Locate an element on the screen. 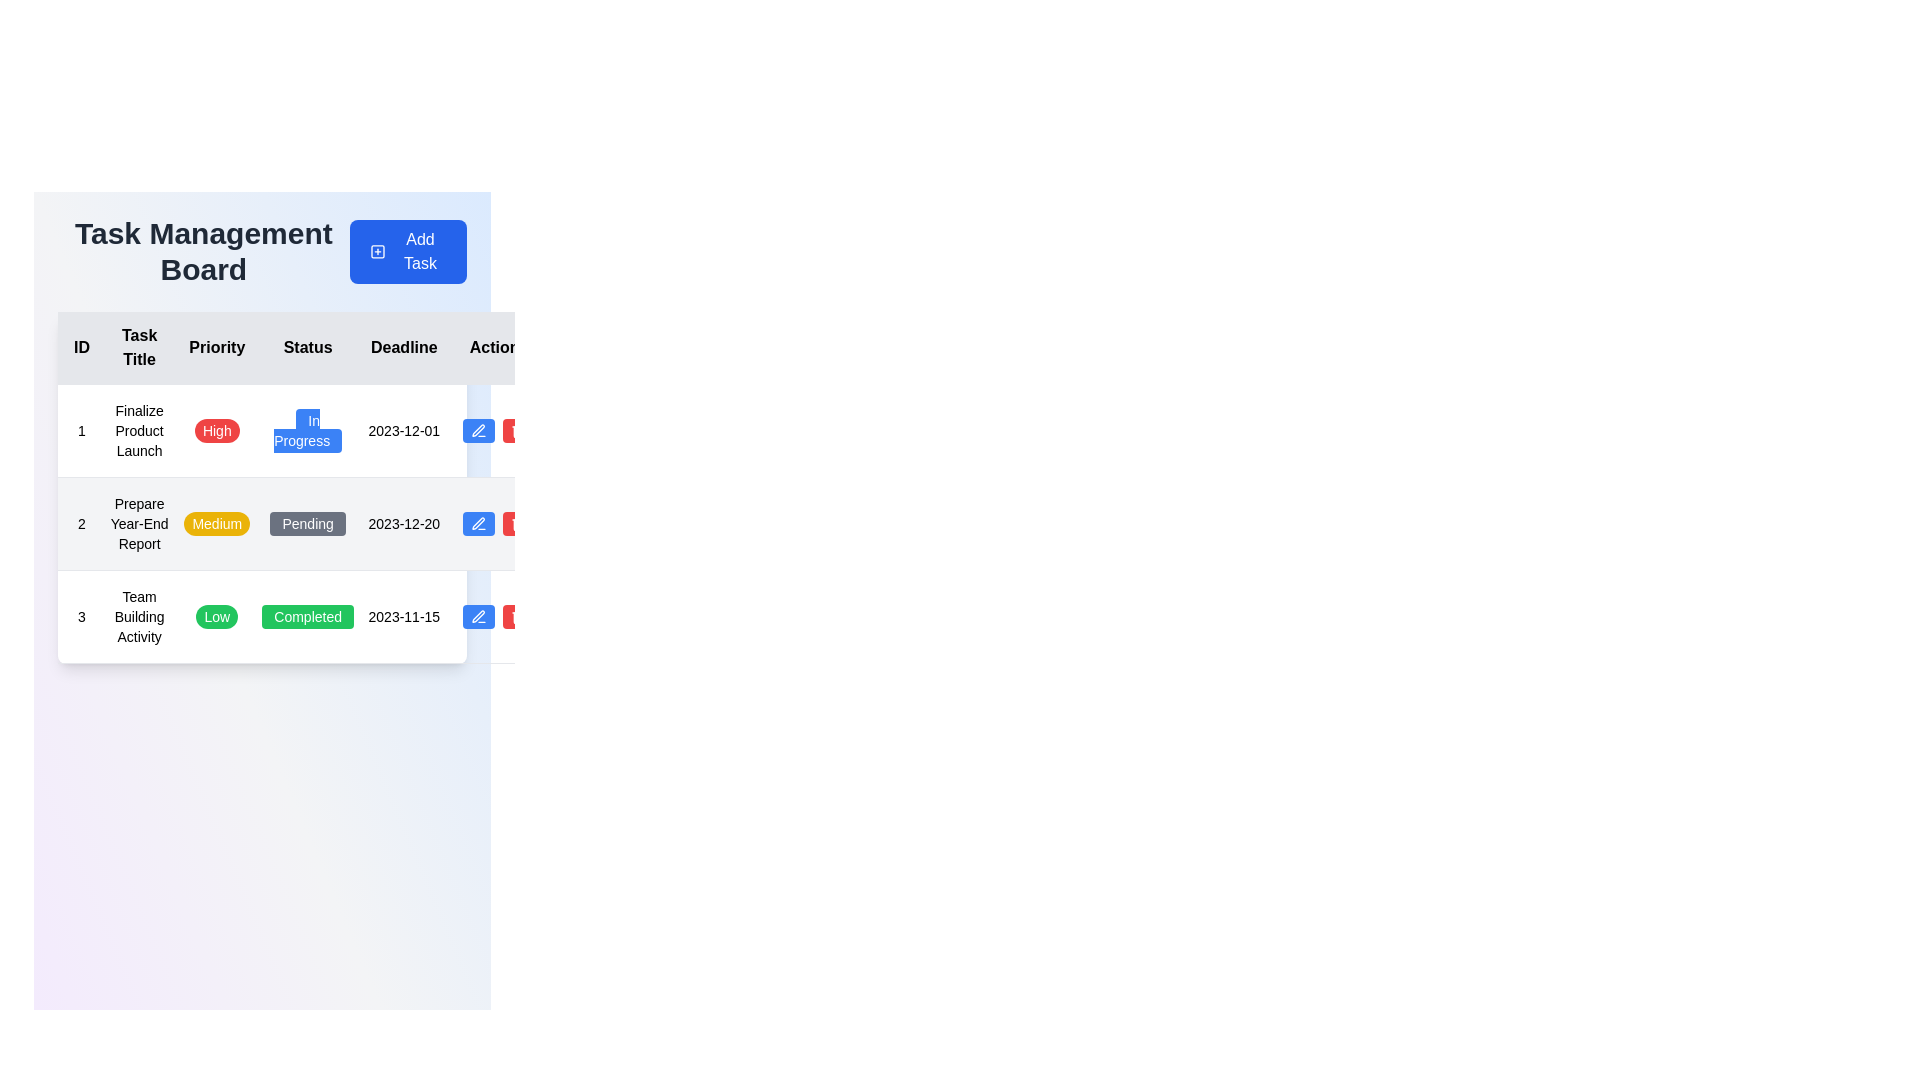  the 'Task Title' text label, which is the second column header in the table's header row, positioned between the 'ID' and 'Priority' columns is located at coordinates (138, 347).